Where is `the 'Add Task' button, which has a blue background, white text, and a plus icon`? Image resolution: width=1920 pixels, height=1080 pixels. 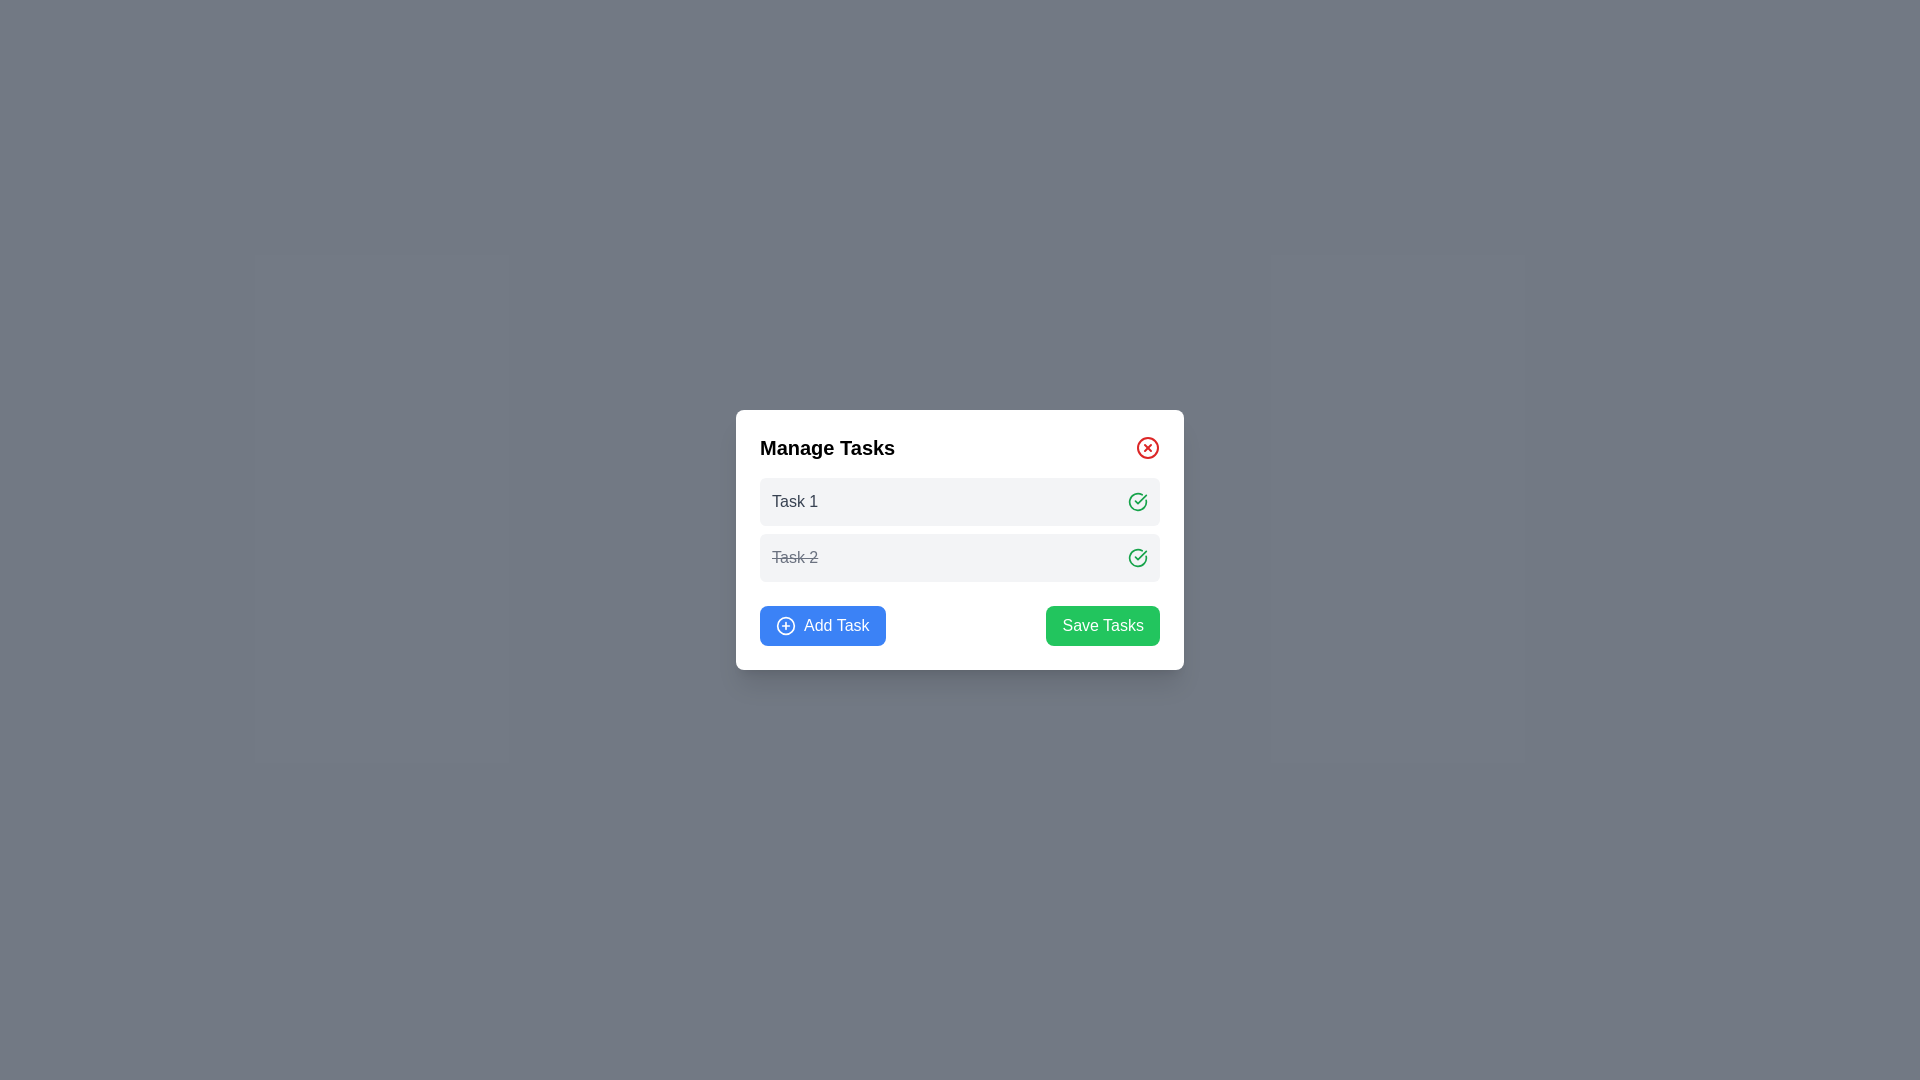
the 'Add Task' button, which has a blue background, white text, and a plus icon is located at coordinates (822, 624).